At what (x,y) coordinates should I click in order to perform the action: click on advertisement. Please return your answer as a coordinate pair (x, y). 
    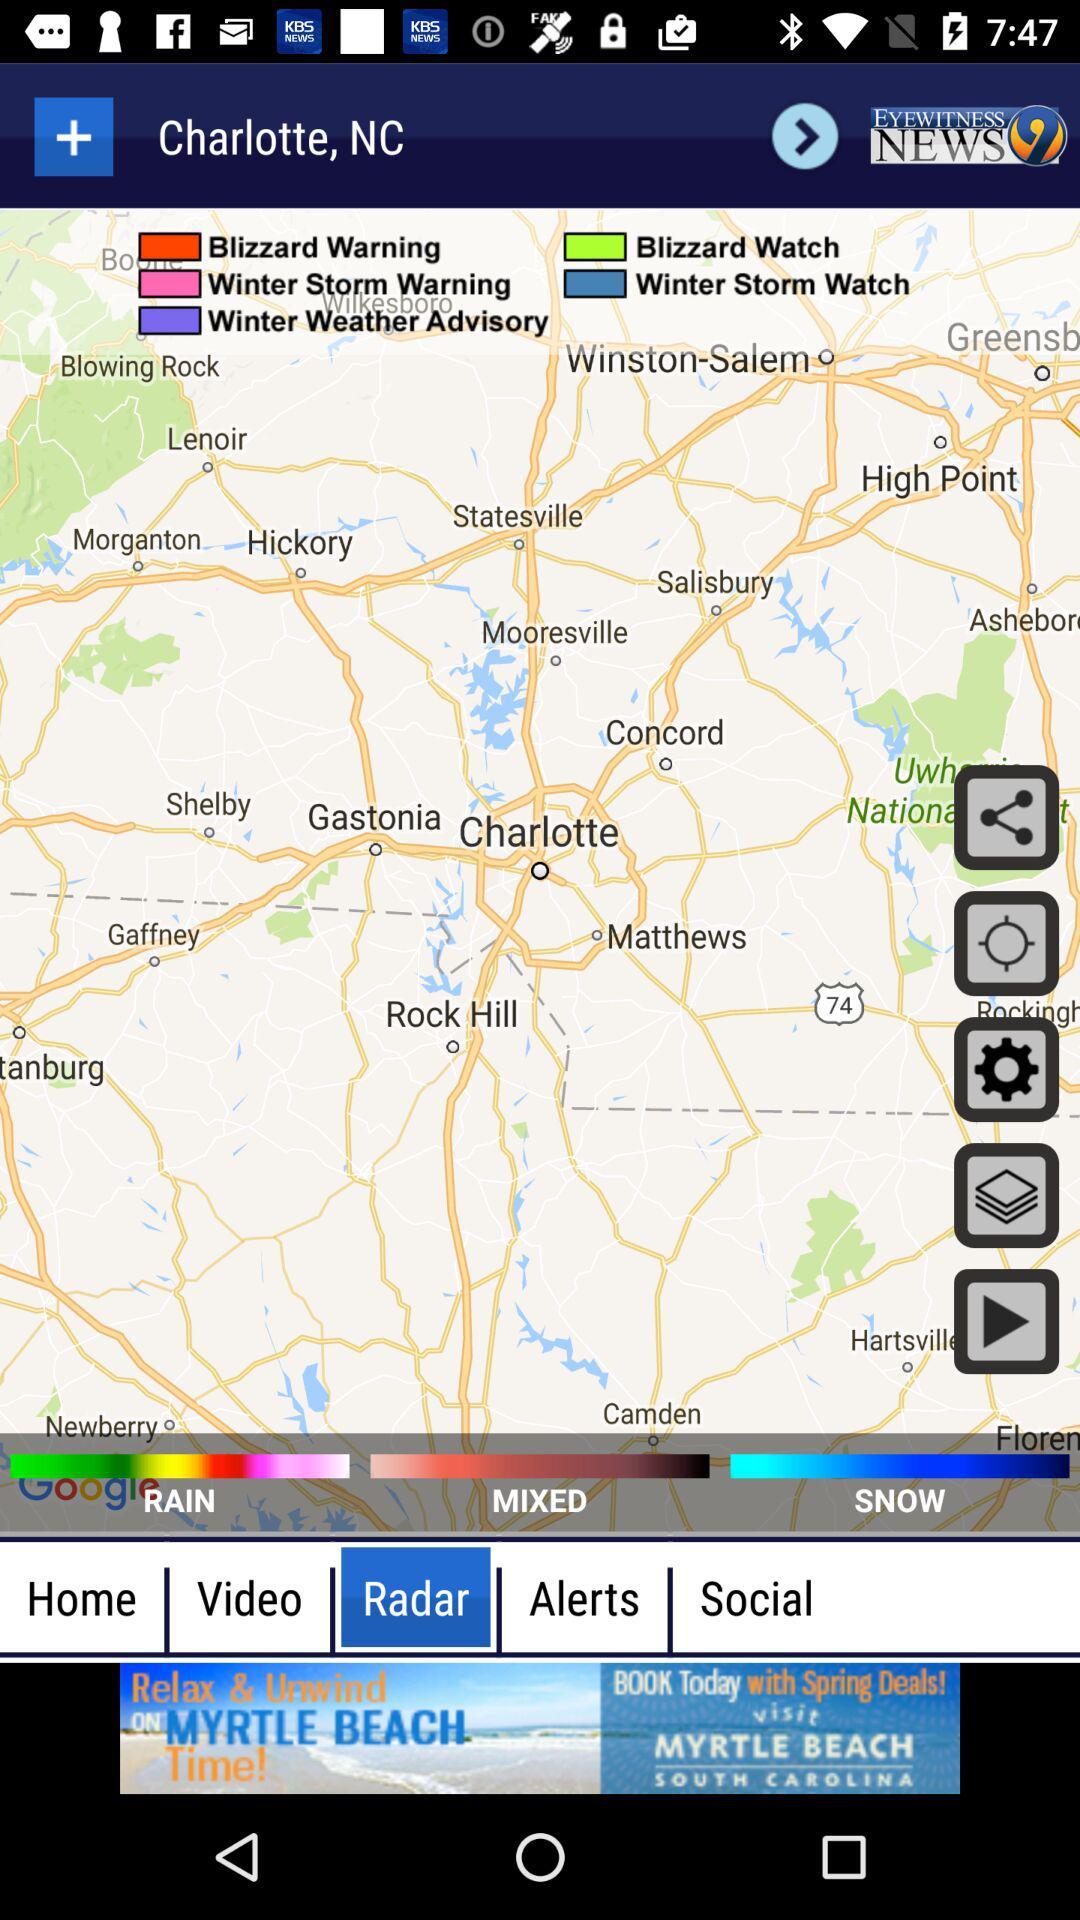
    Looking at the image, I should click on (540, 1727).